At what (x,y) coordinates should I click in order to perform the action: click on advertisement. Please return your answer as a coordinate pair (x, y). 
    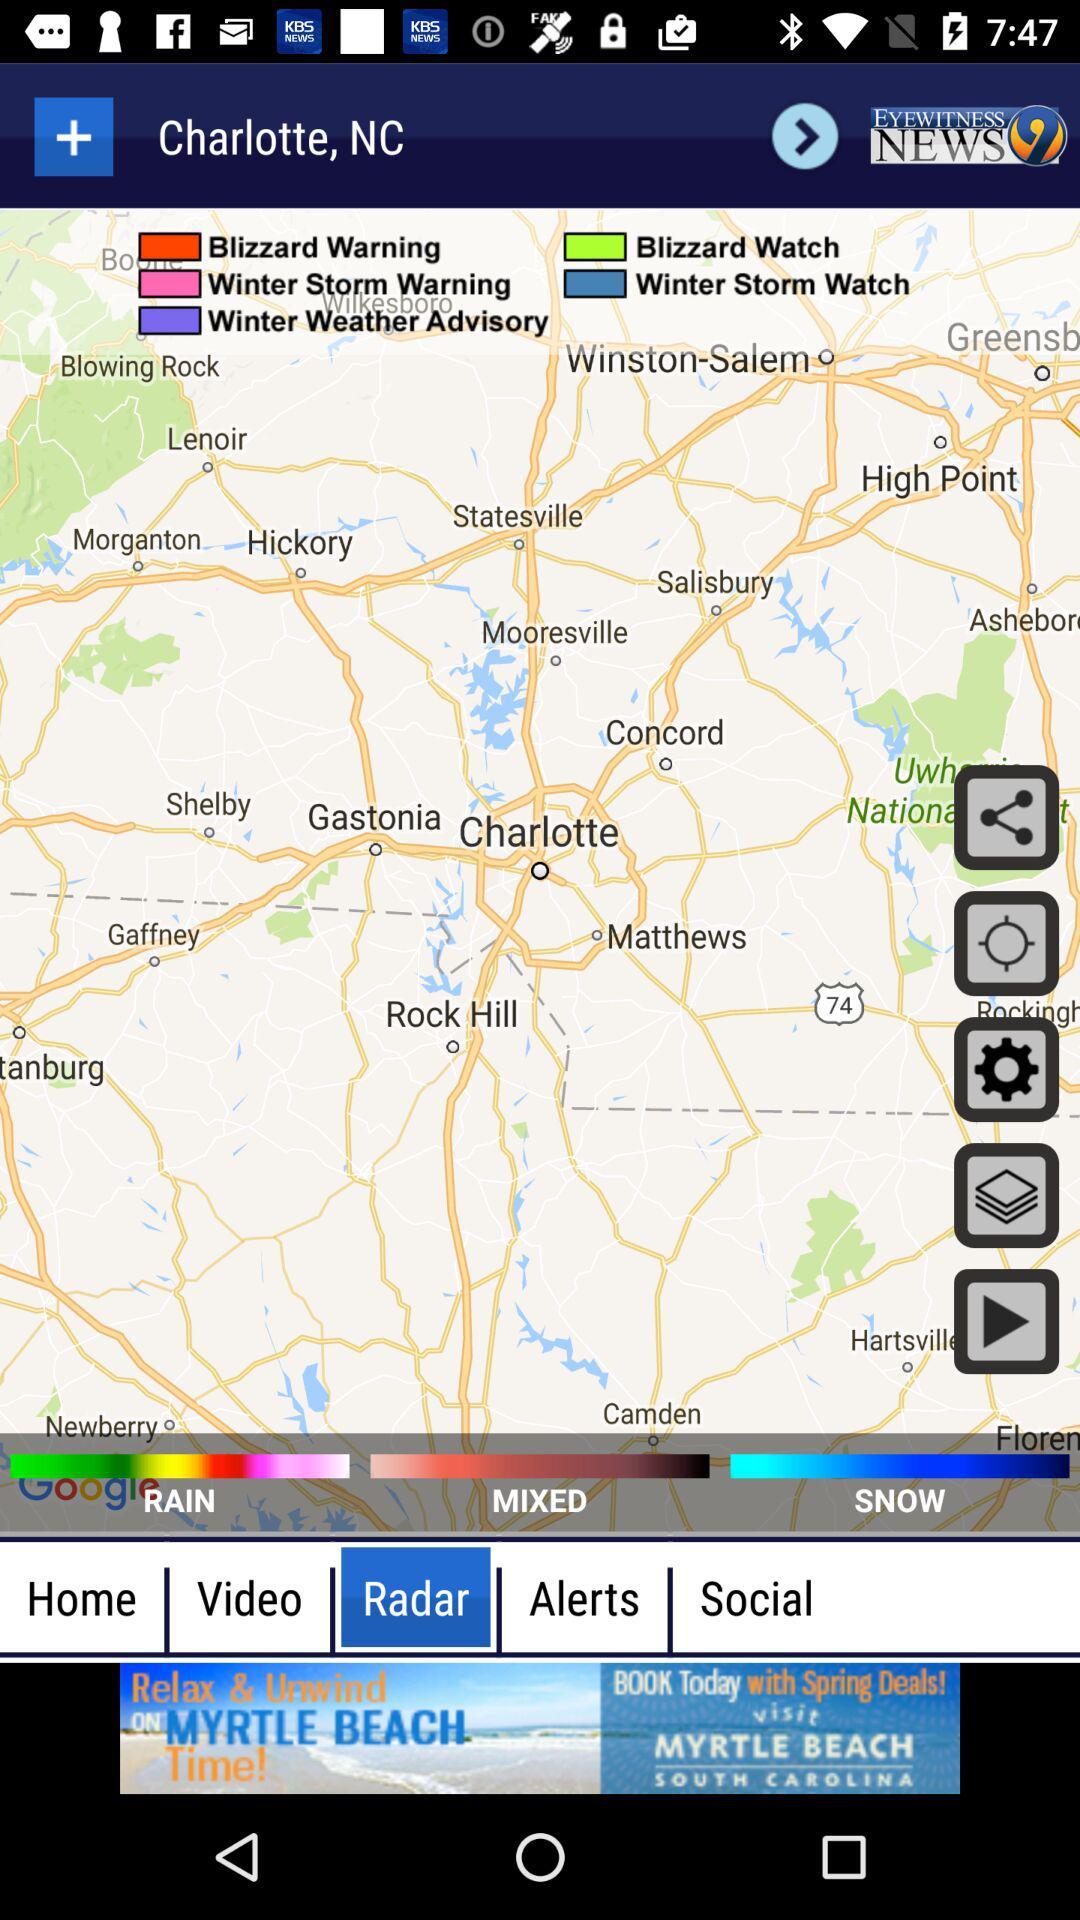
    Looking at the image, I should click on (540, 1727).